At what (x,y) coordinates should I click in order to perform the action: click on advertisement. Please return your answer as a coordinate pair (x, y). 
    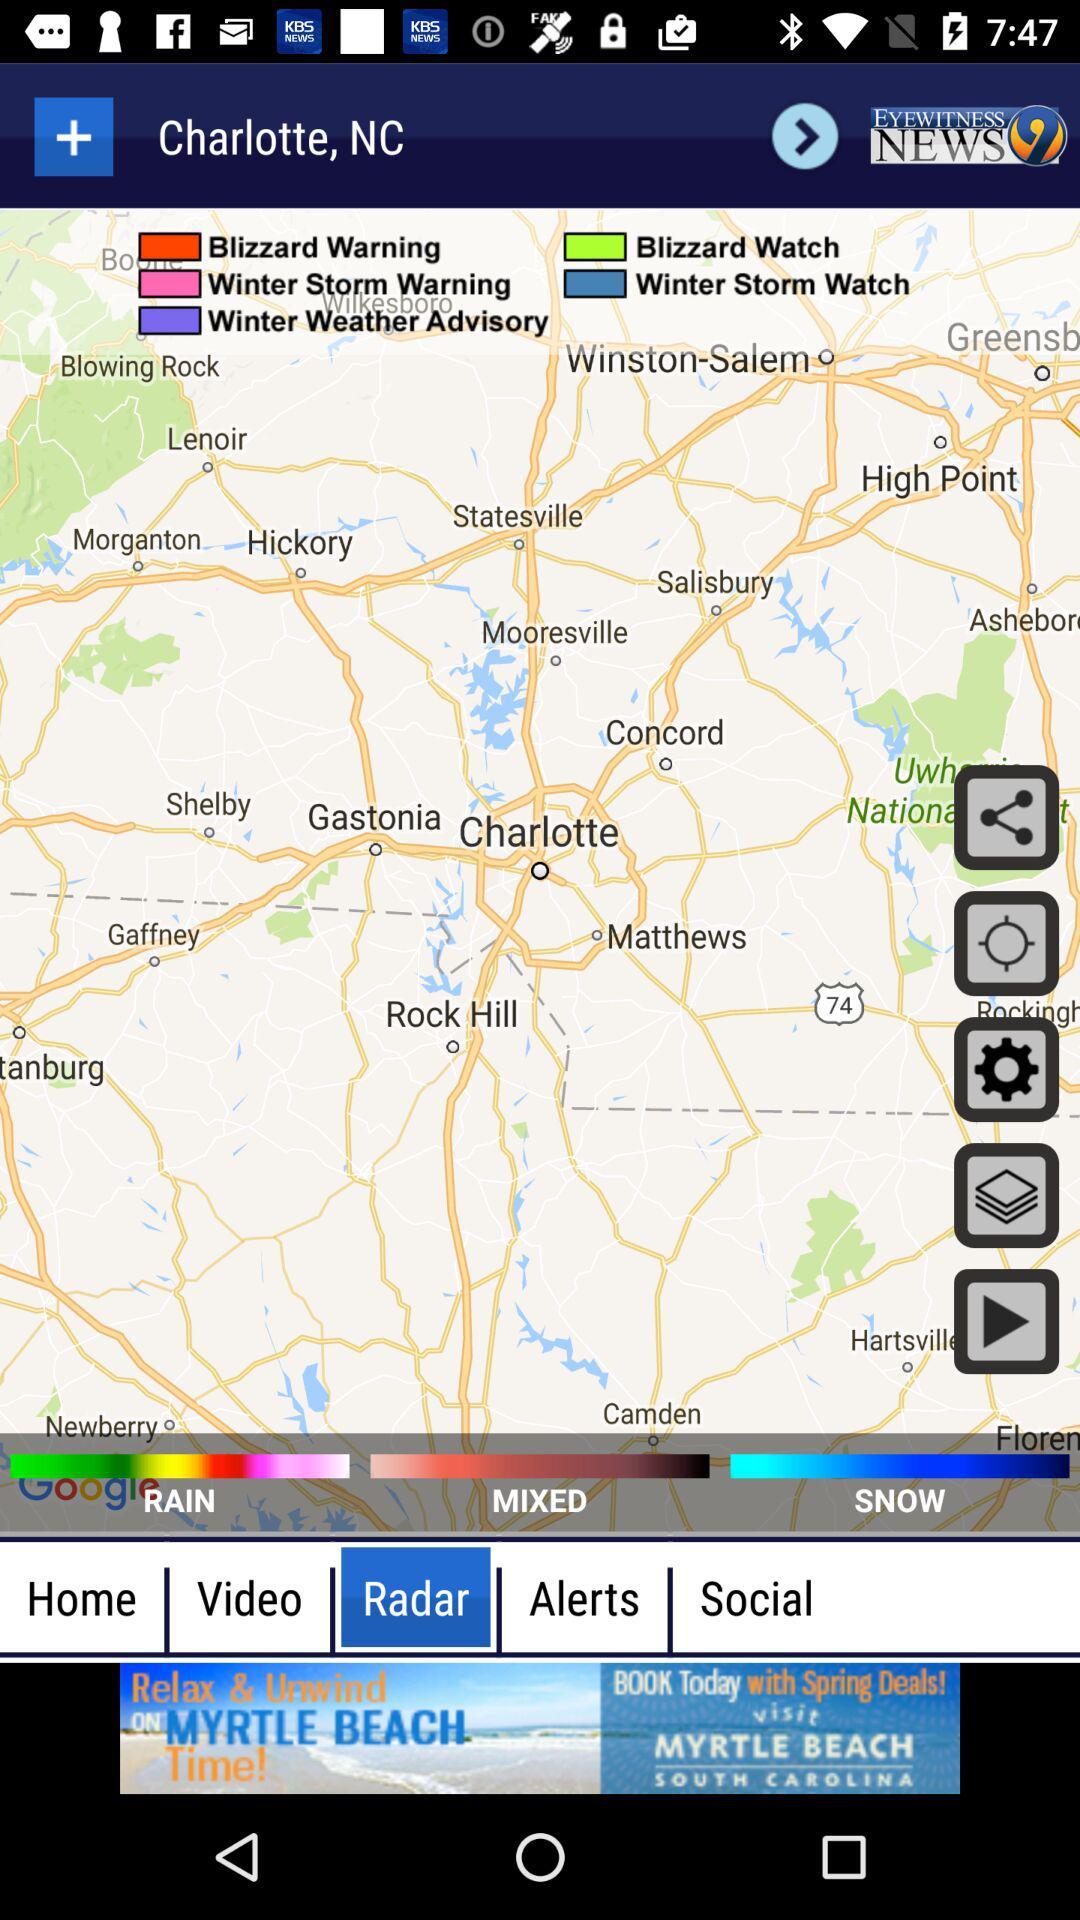
    Looking at the image, I should click on (540, 1727).